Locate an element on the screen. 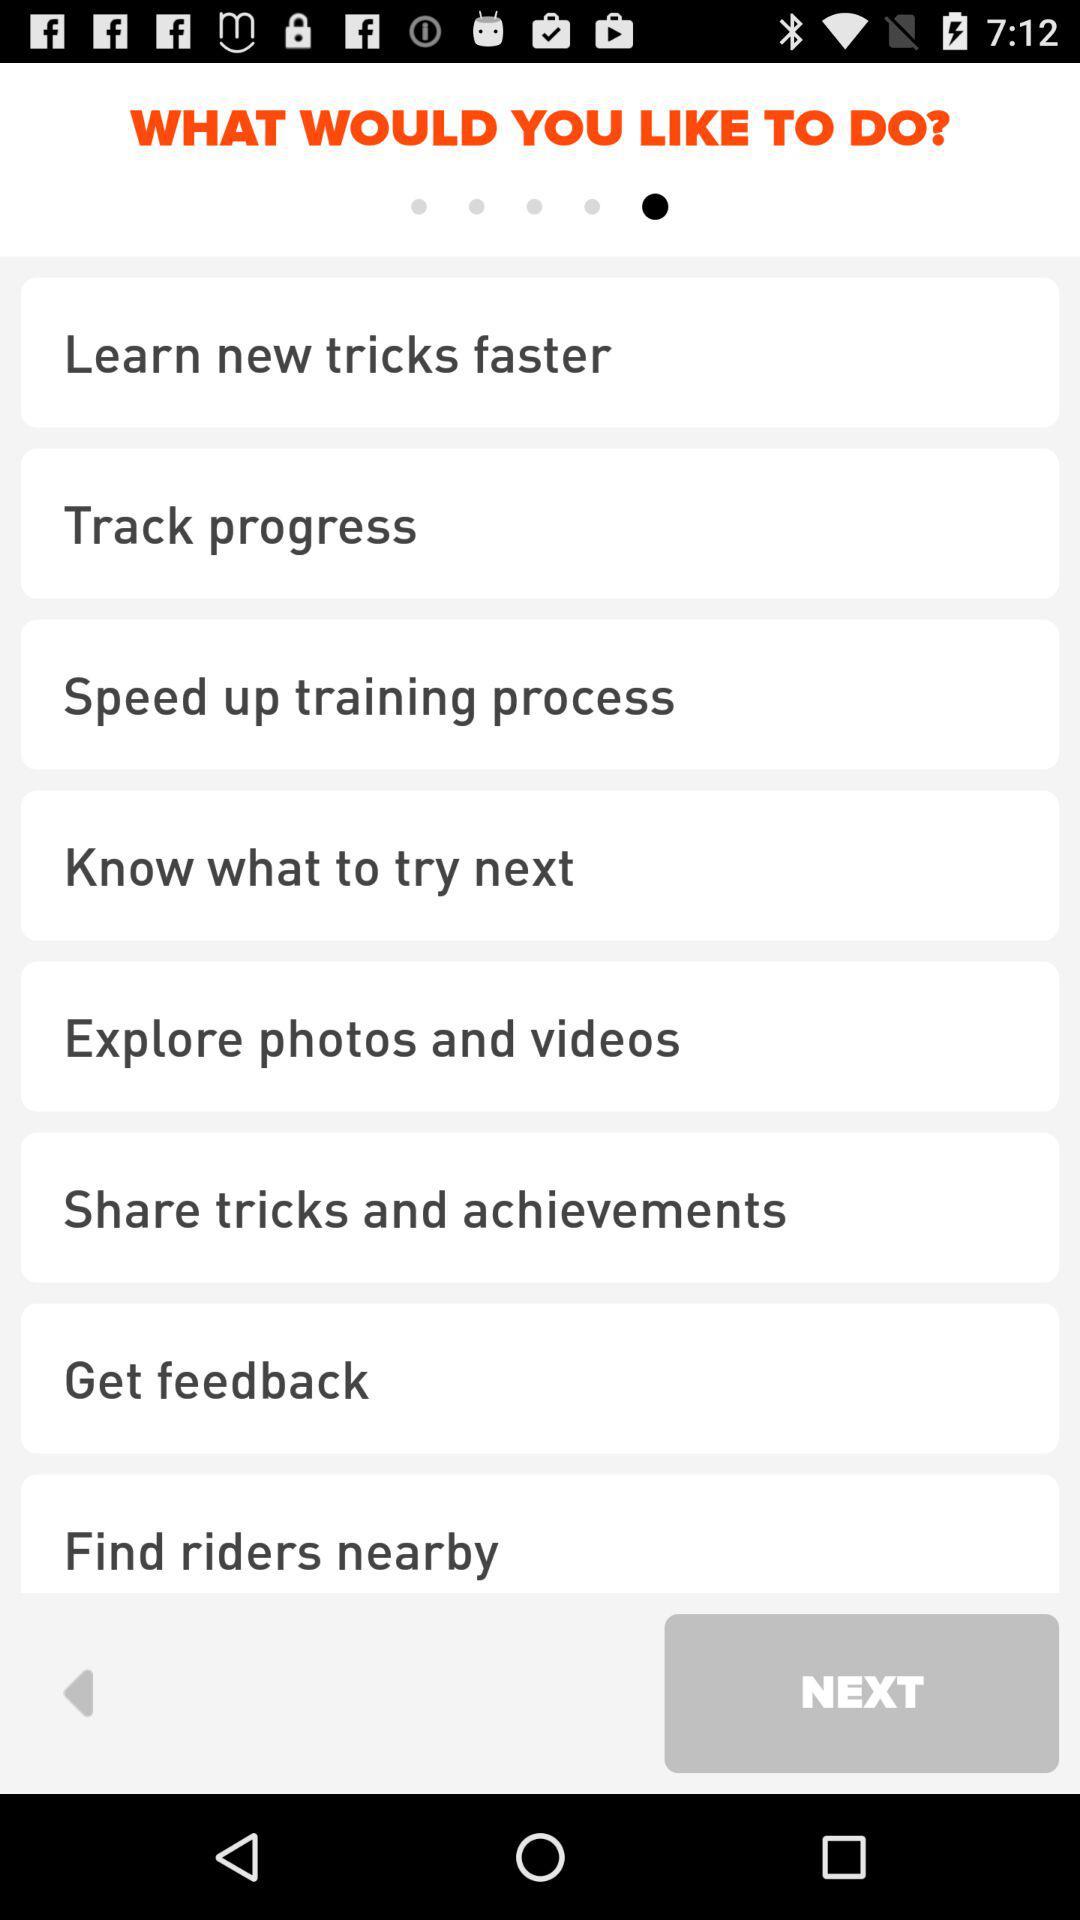 Image resolution: width=1080 pixels, height=1920 pixels. icon above track progress is located at coordinates (540, 352).